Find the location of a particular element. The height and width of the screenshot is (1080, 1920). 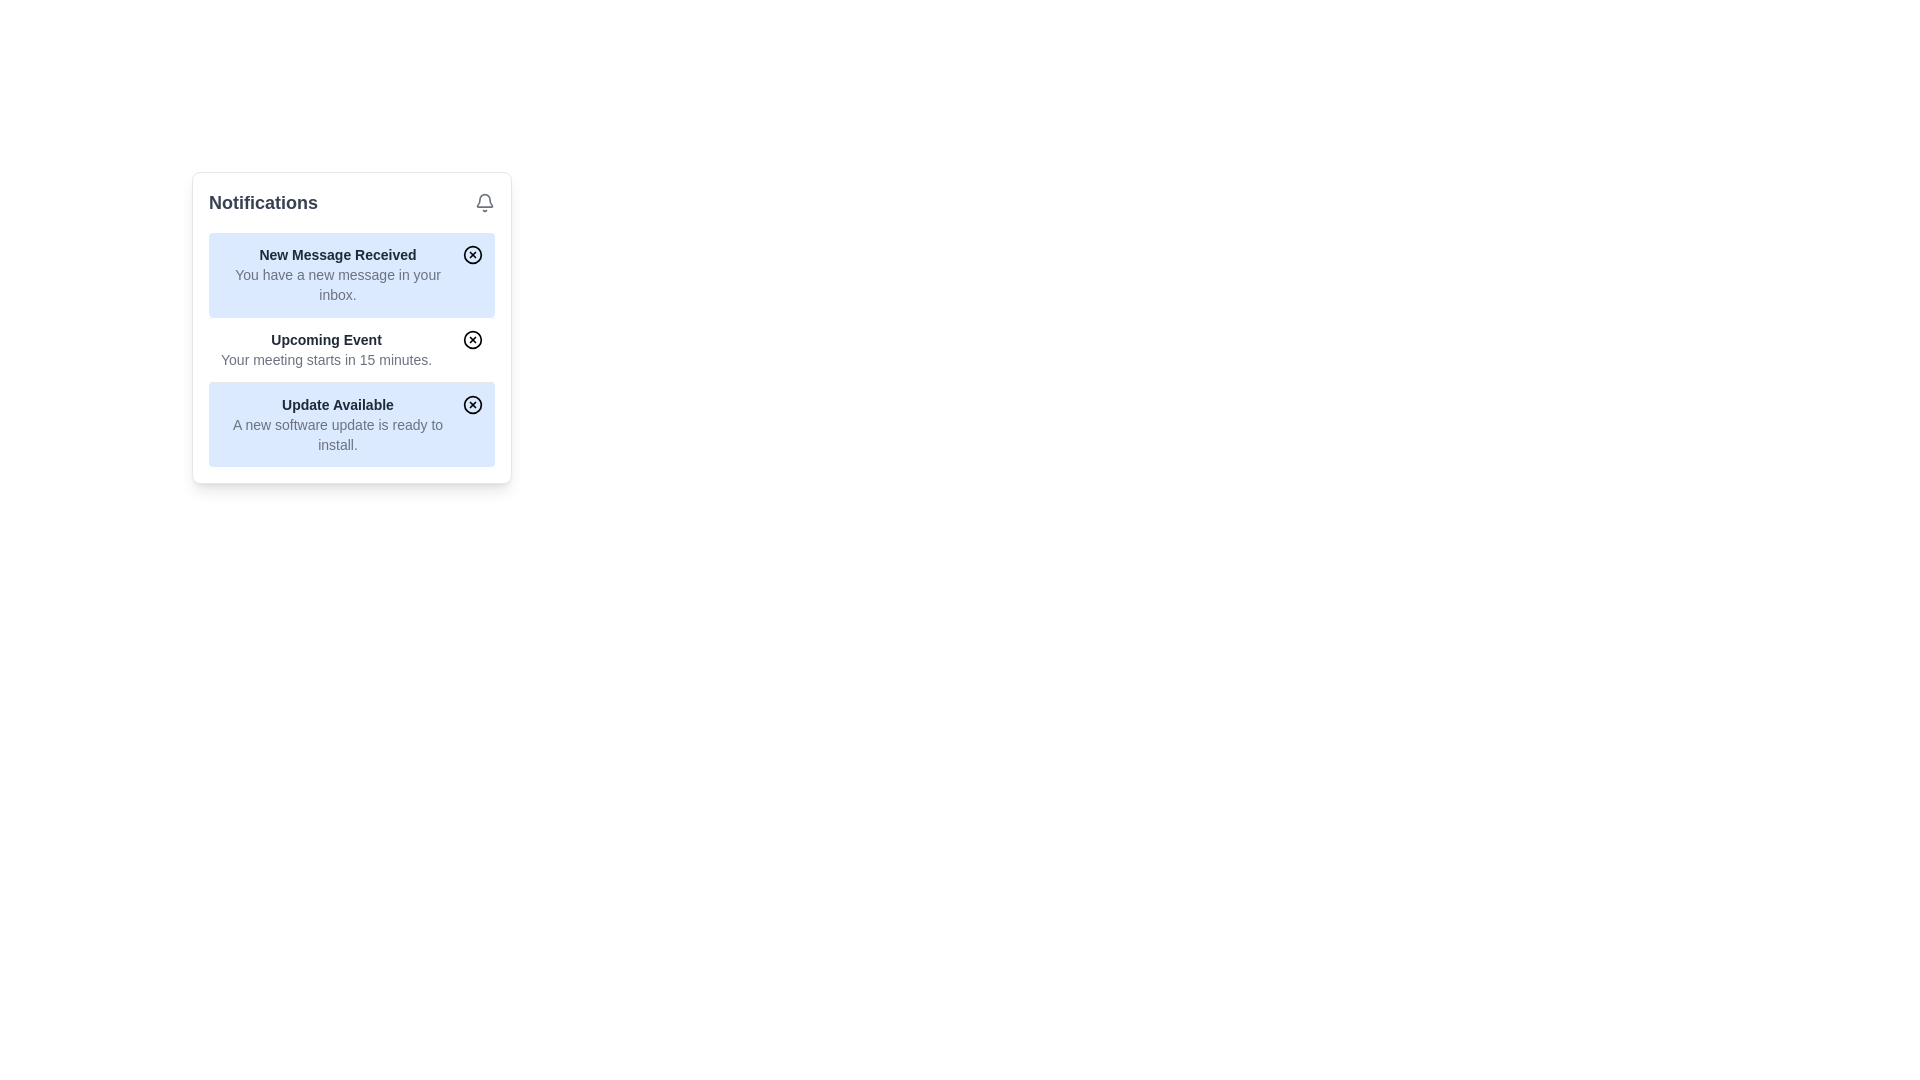

the dismiss button located in the top-right corner of the 'New Message Received' notification card is located at coordinates (472, 253).